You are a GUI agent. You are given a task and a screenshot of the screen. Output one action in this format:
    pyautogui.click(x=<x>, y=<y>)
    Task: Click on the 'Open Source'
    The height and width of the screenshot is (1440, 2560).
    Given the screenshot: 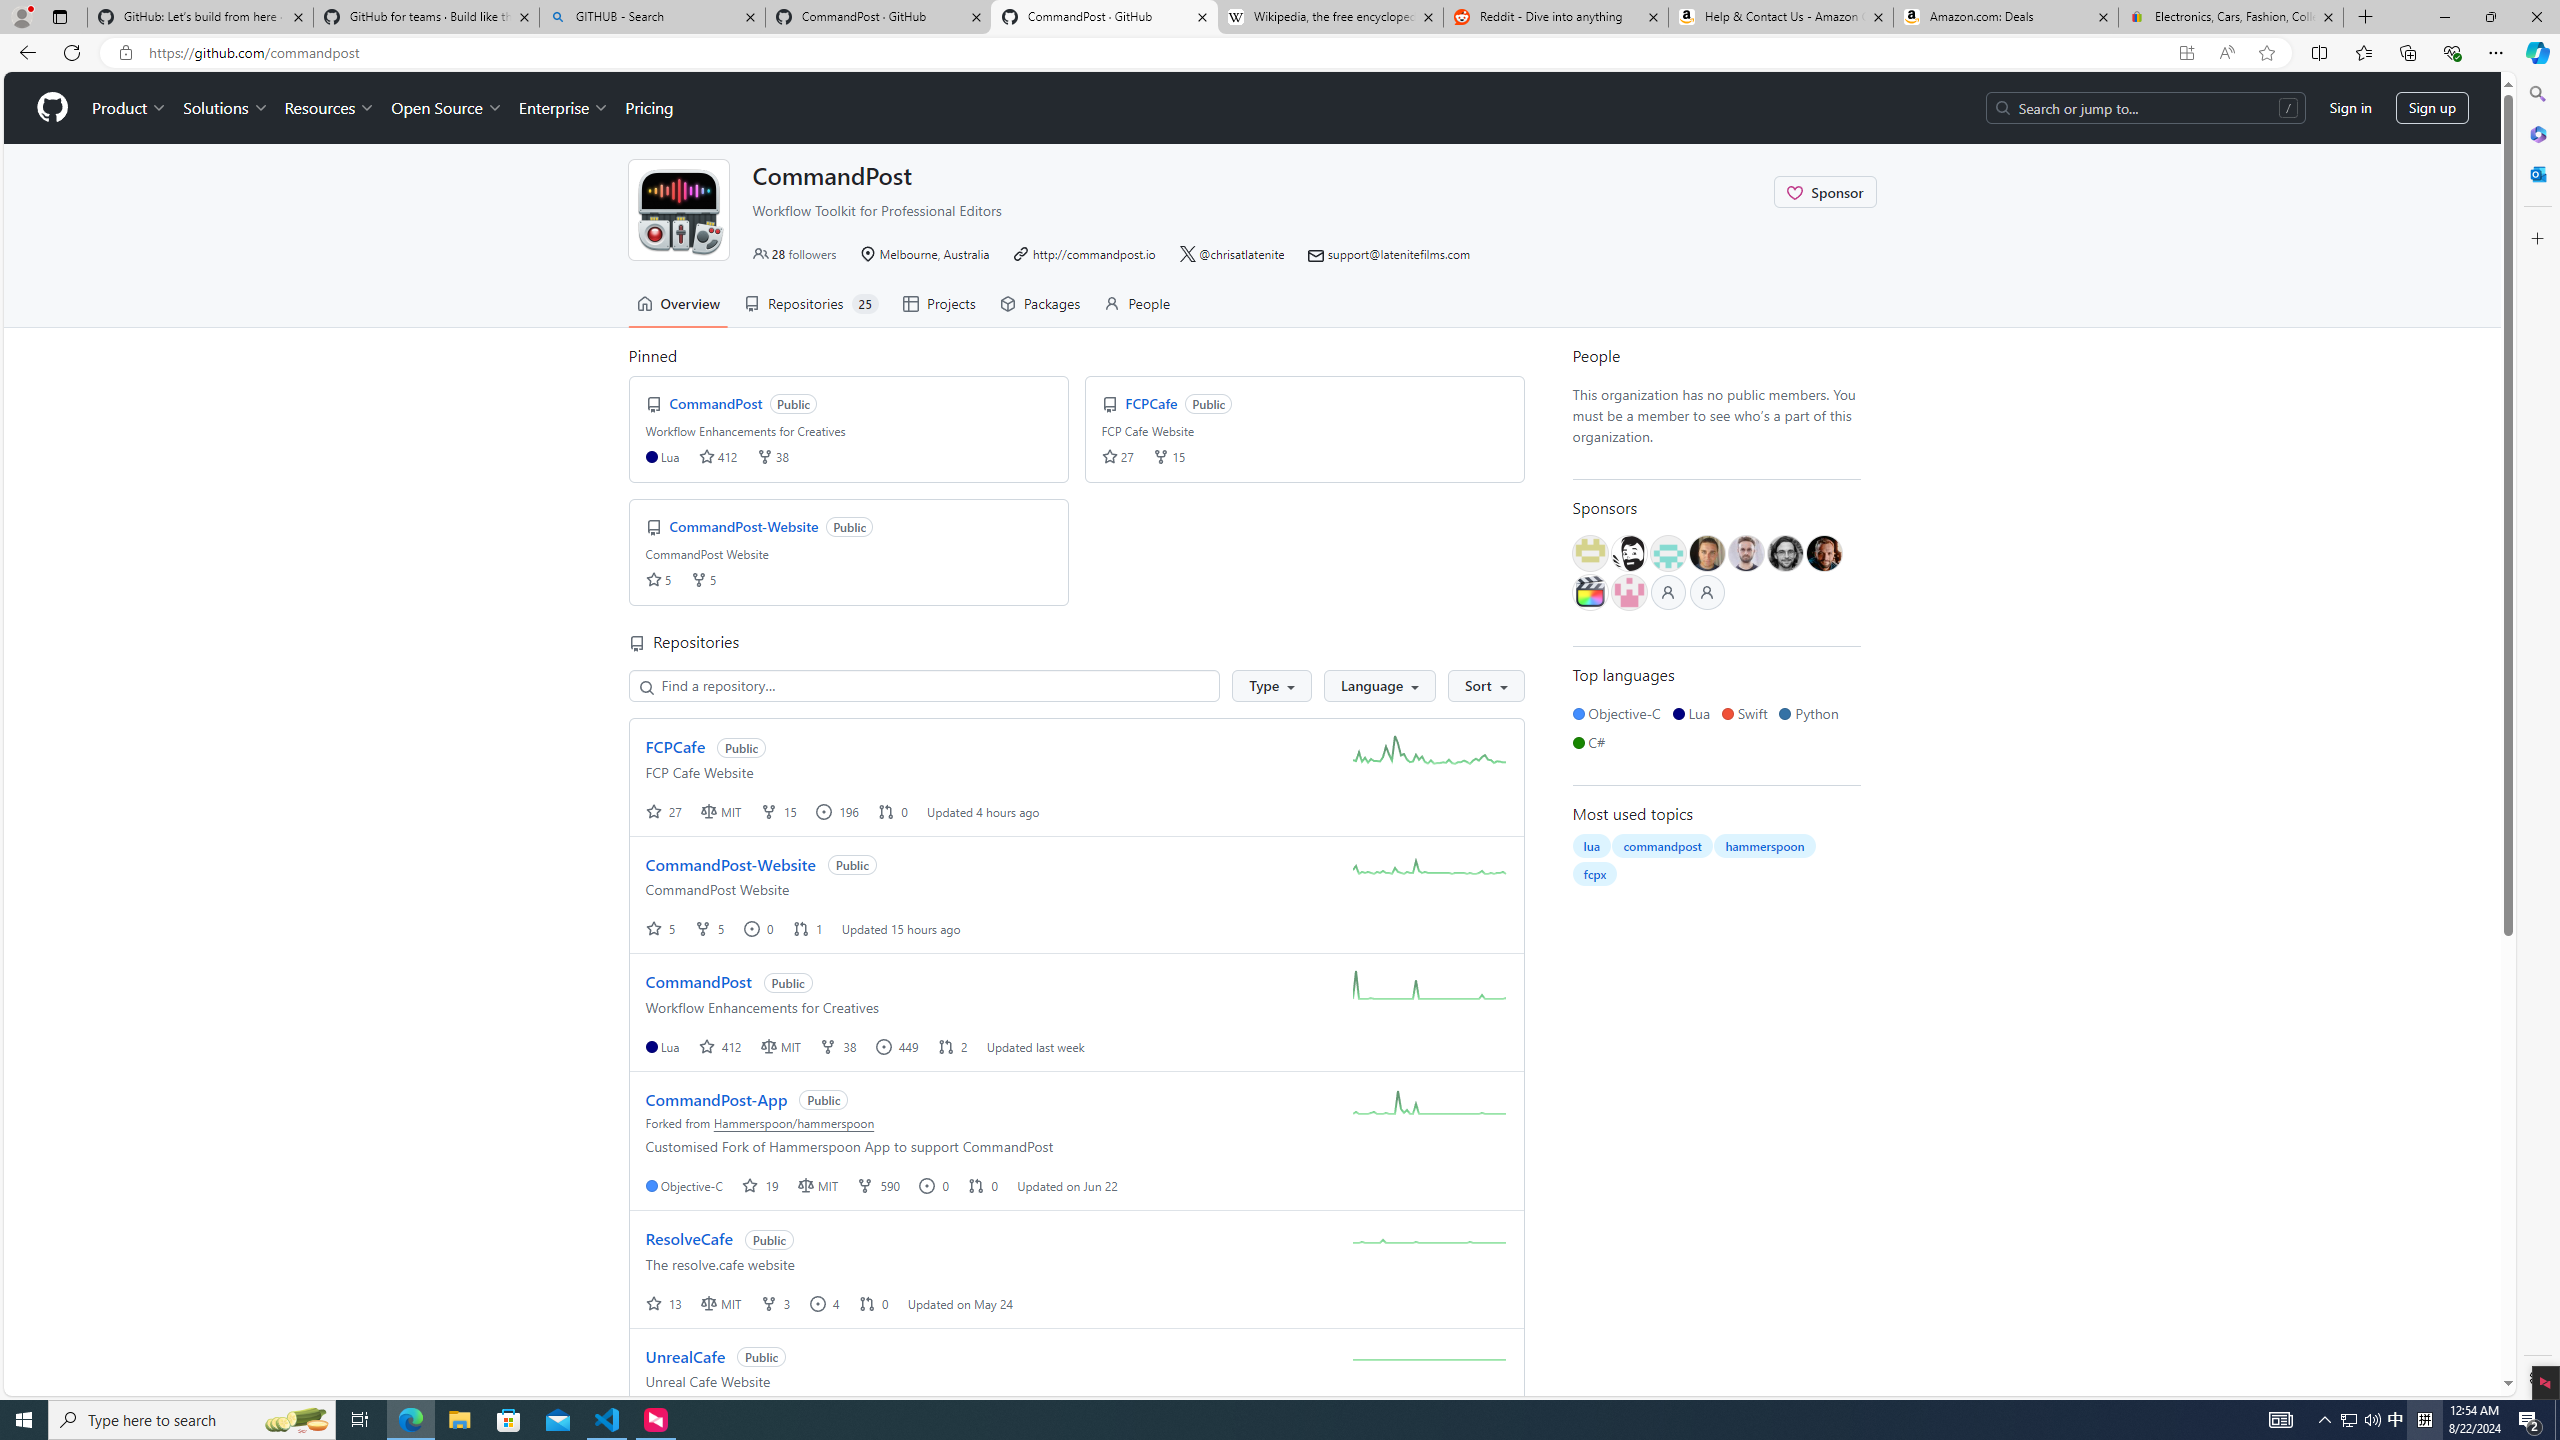 What is the action you would take?
    pyautogui.click(x=448, y=107)
    